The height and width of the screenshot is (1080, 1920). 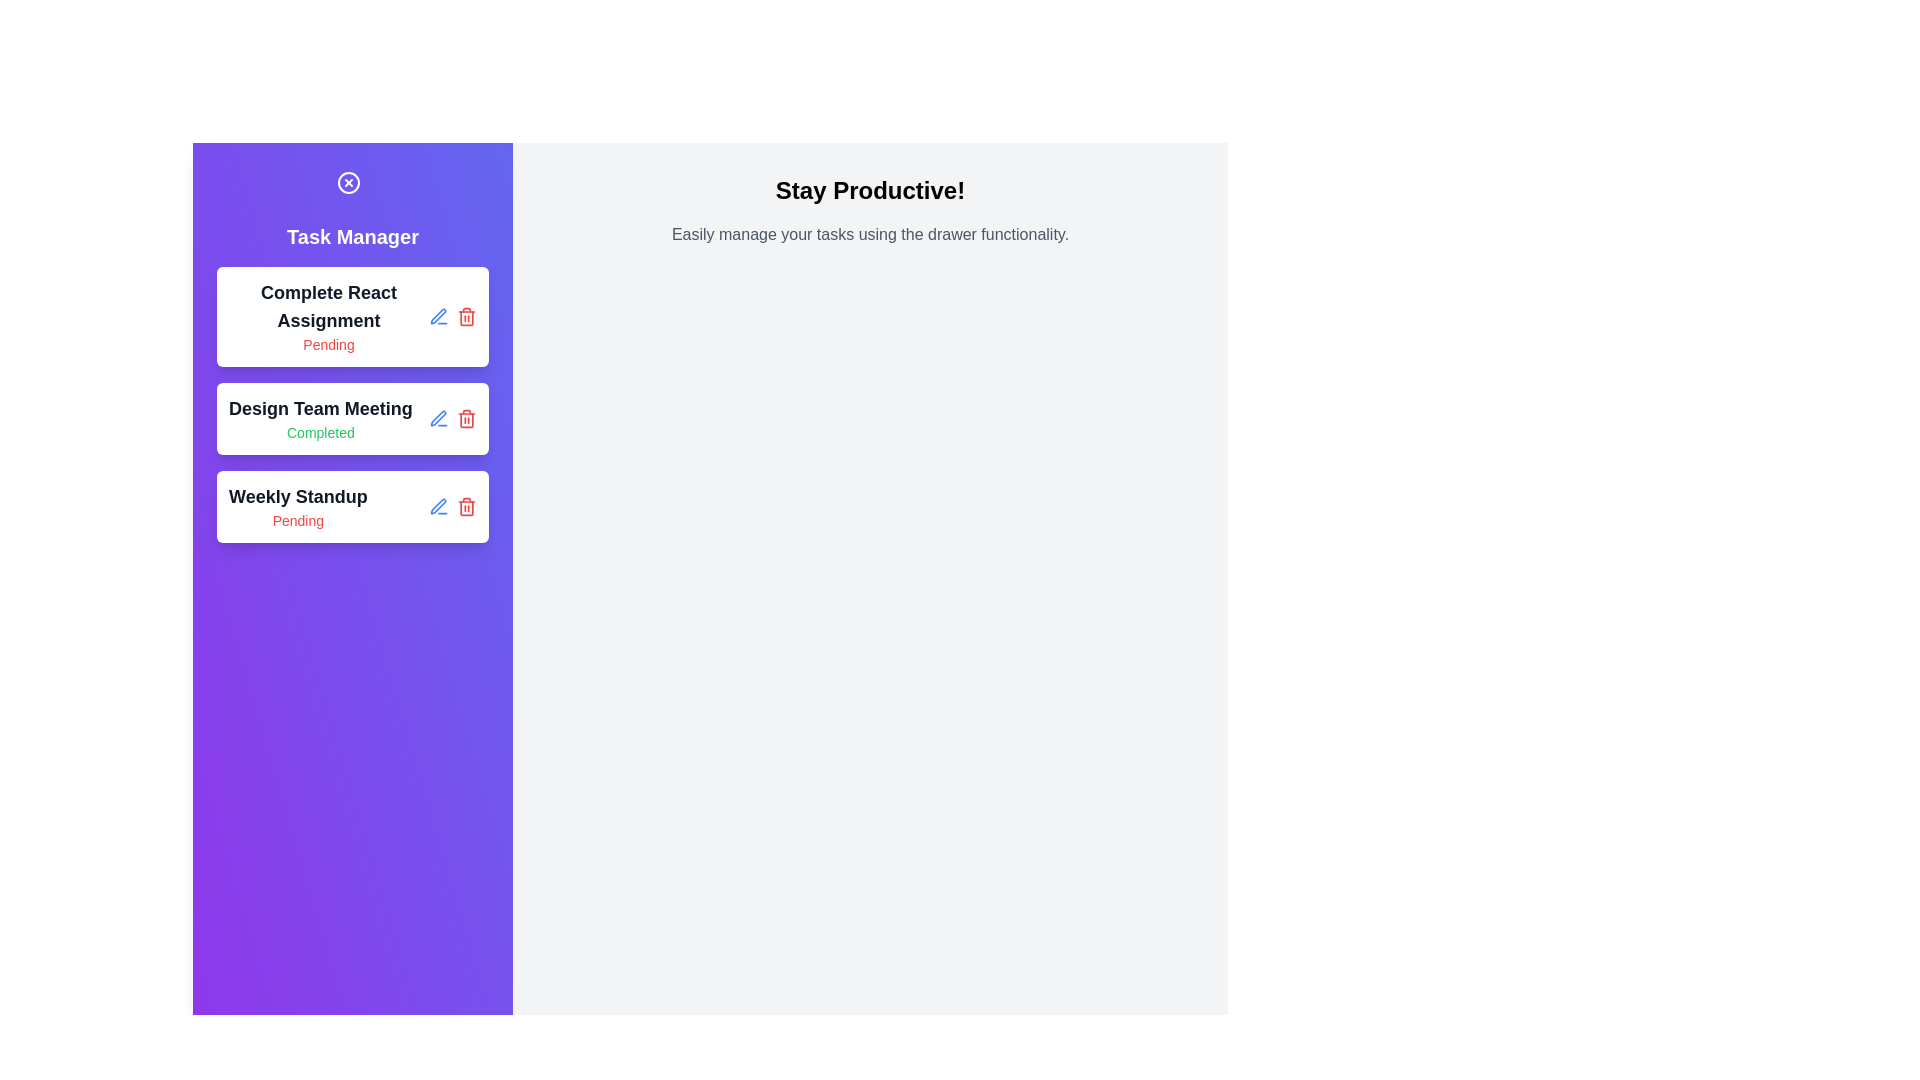 What do you see at coordinates (437, 418) in the screenshot?
I see `edit button for the task titled Design Team Meeting` at bounding box center [437, 418].